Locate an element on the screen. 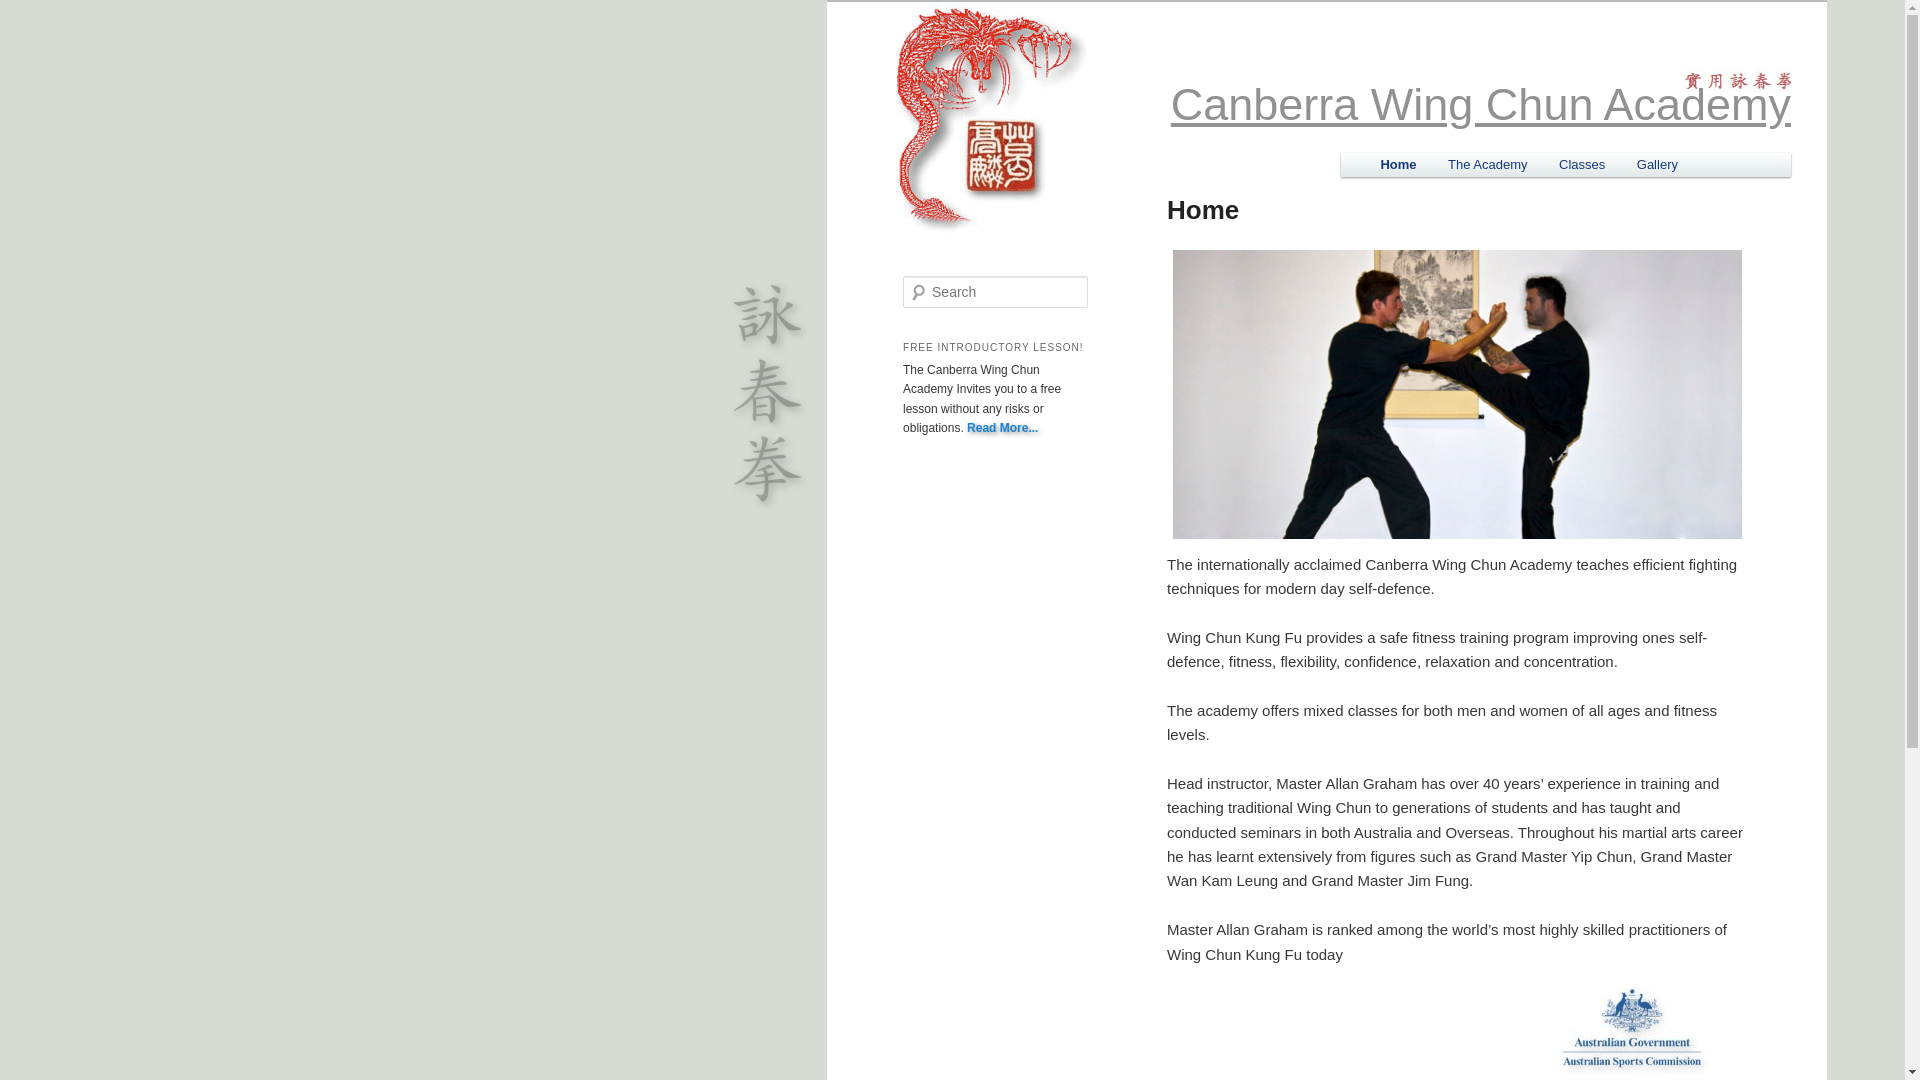  'Gallery' is located at coordinates (1657, 163).